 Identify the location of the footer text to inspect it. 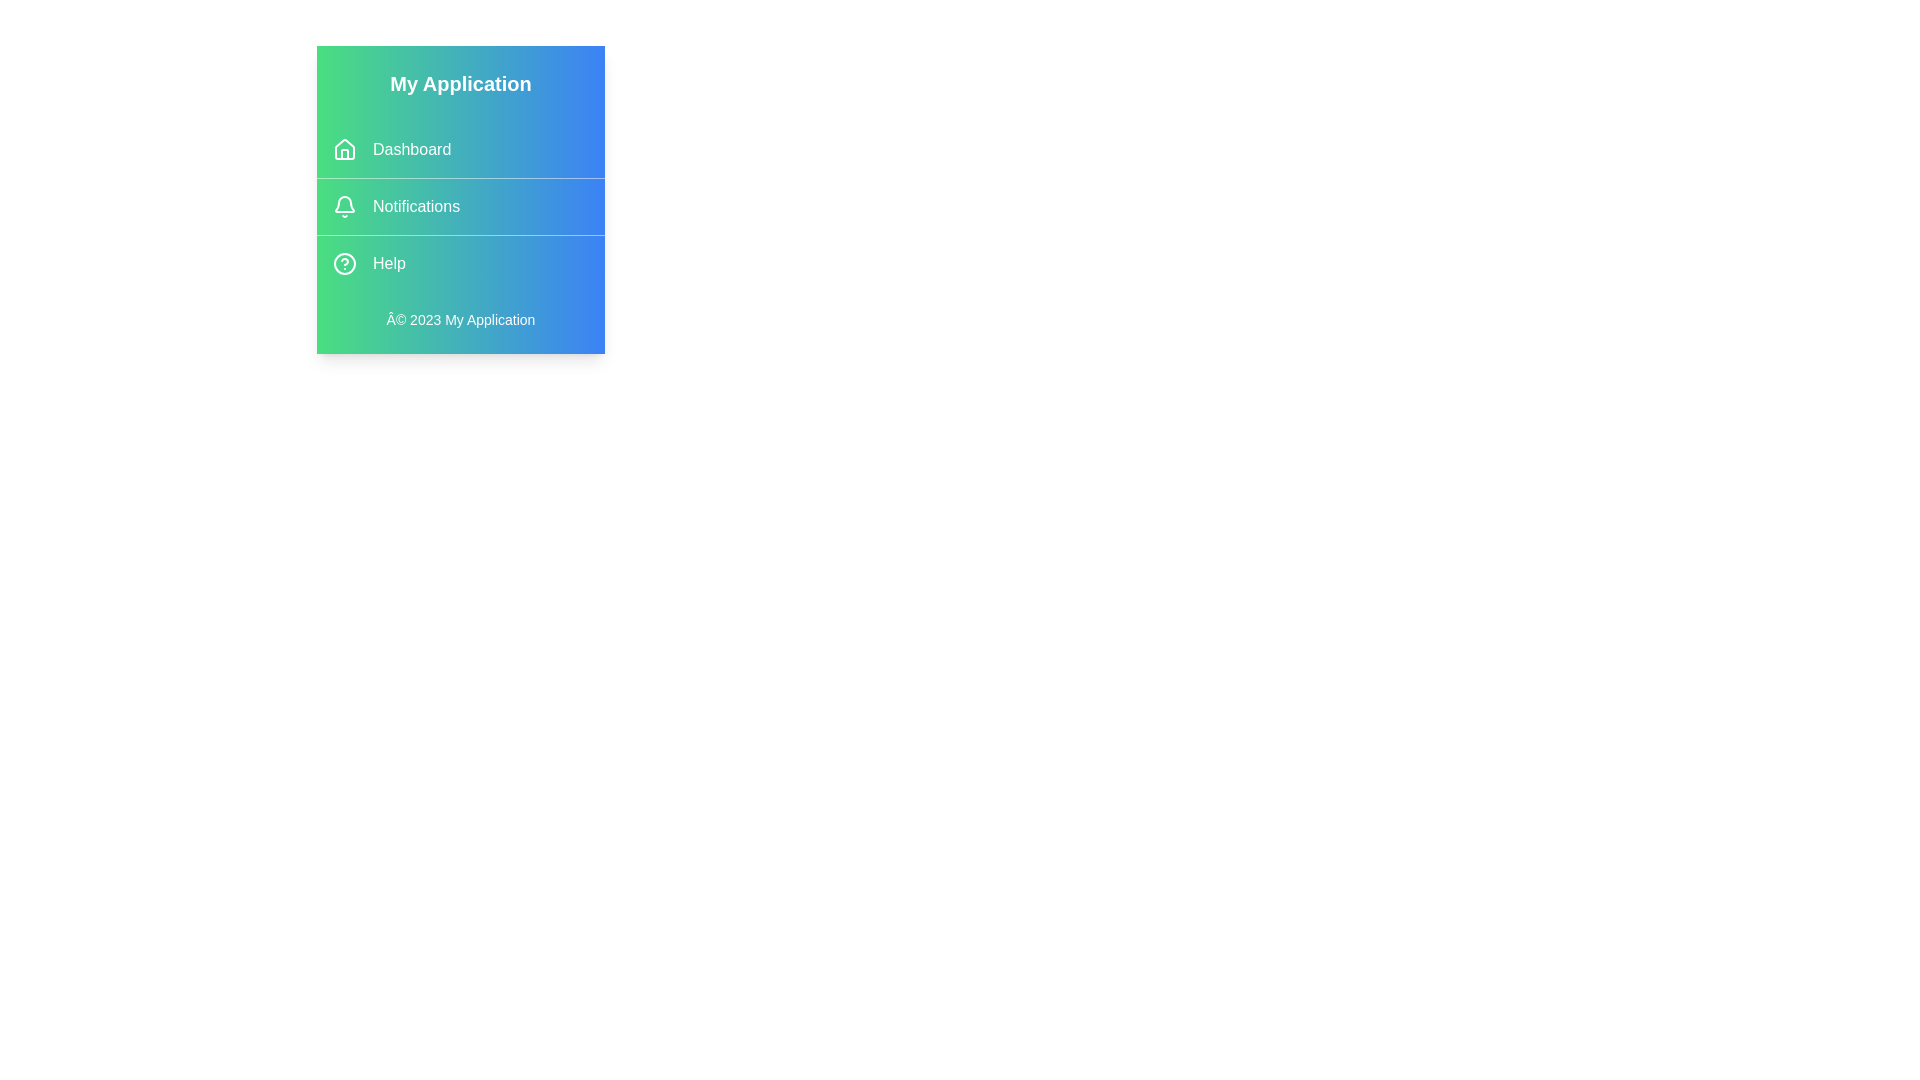
(459, 319).